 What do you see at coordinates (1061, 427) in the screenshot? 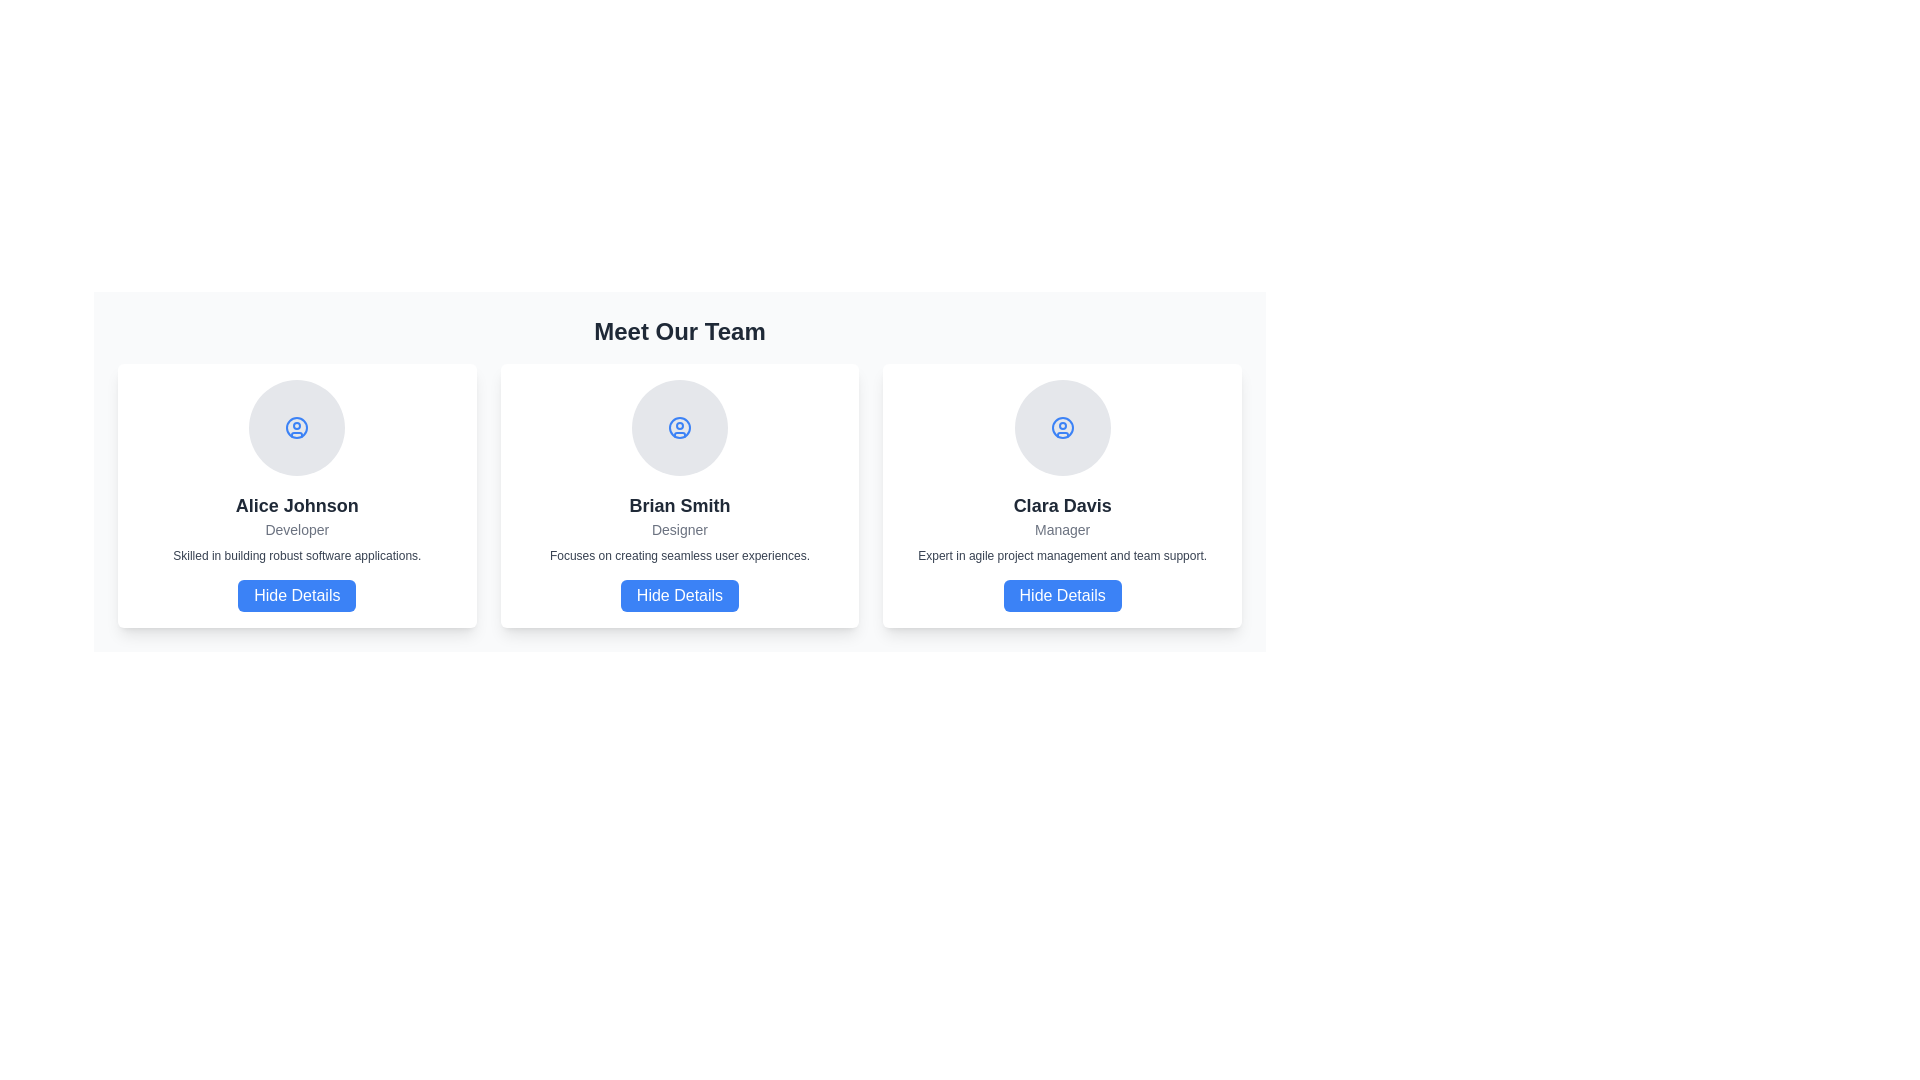
I see `the circular profile icon of 'Clara Davis' in the 'Meet Our Team' section, which has a blue outline and a white background` at bounding box center [1061, 427].